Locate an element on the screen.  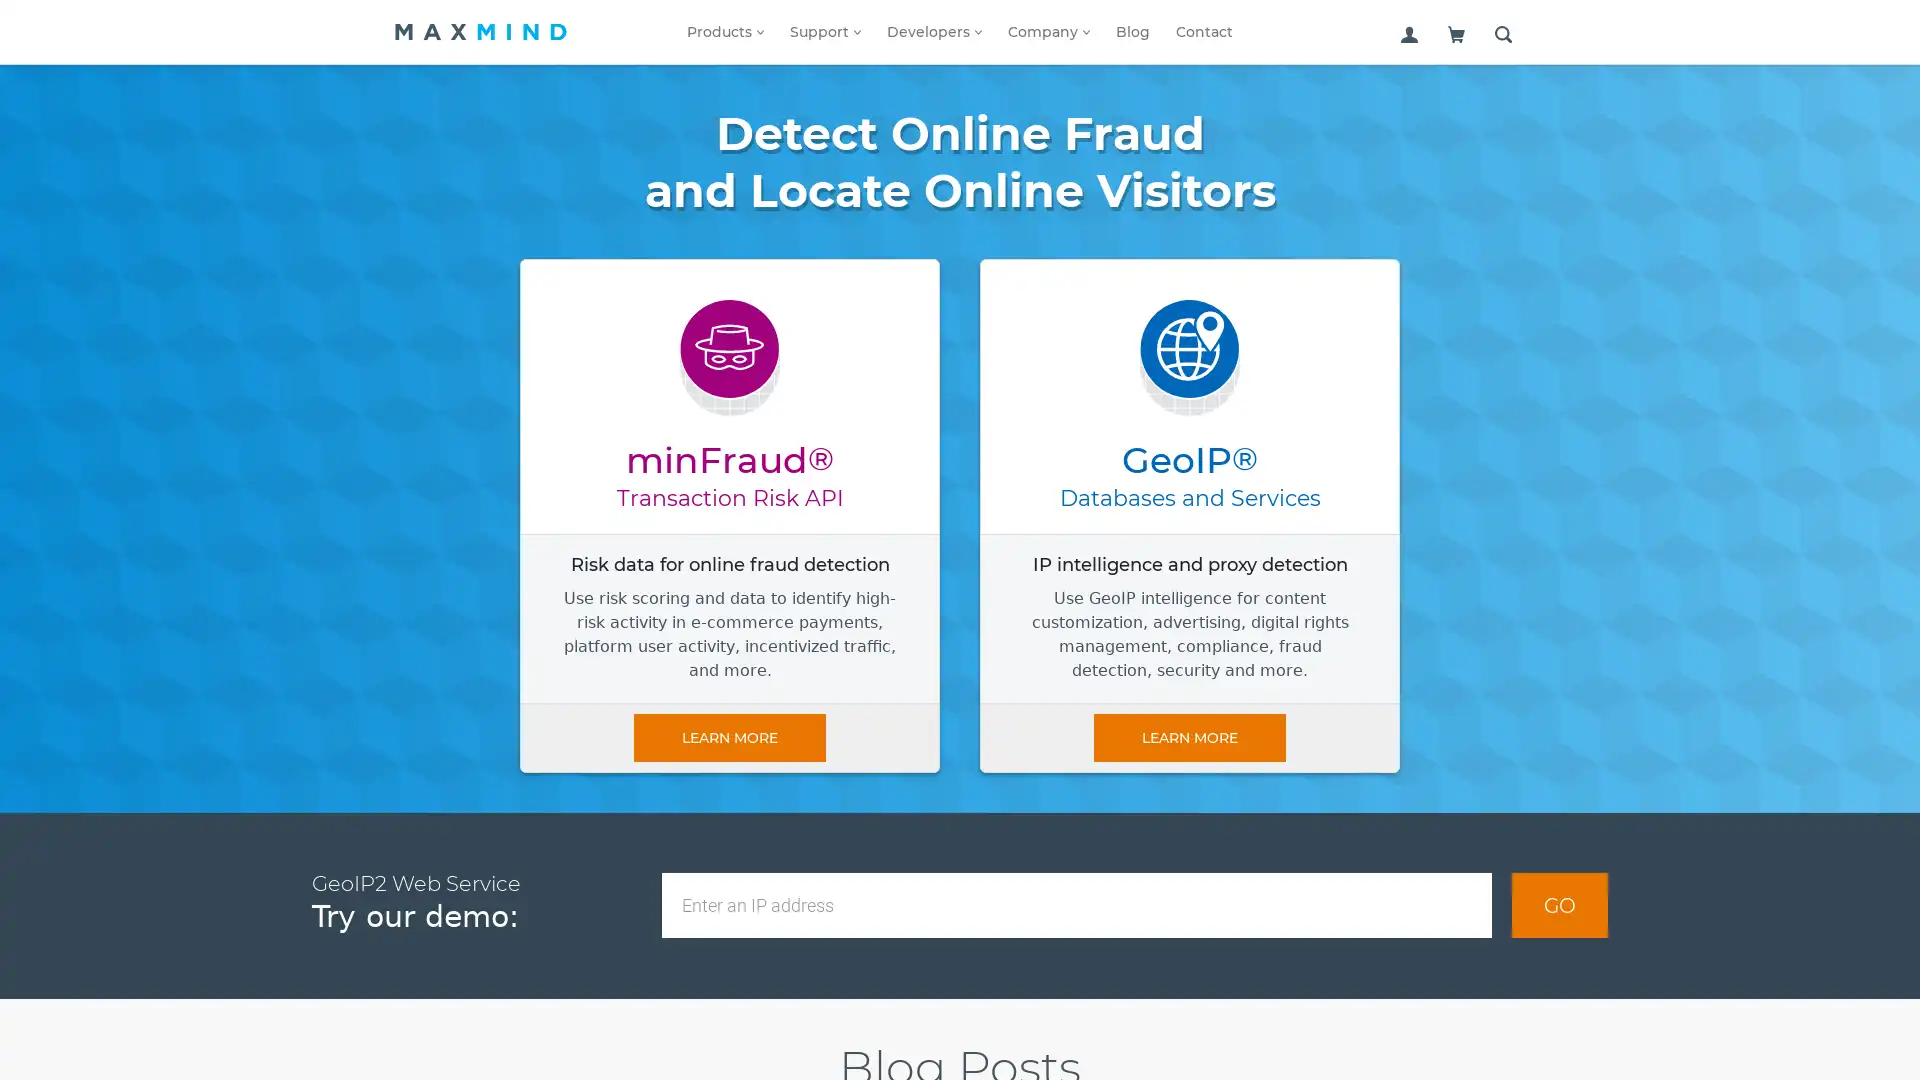
Blog is located at coordinates (1132, 31).